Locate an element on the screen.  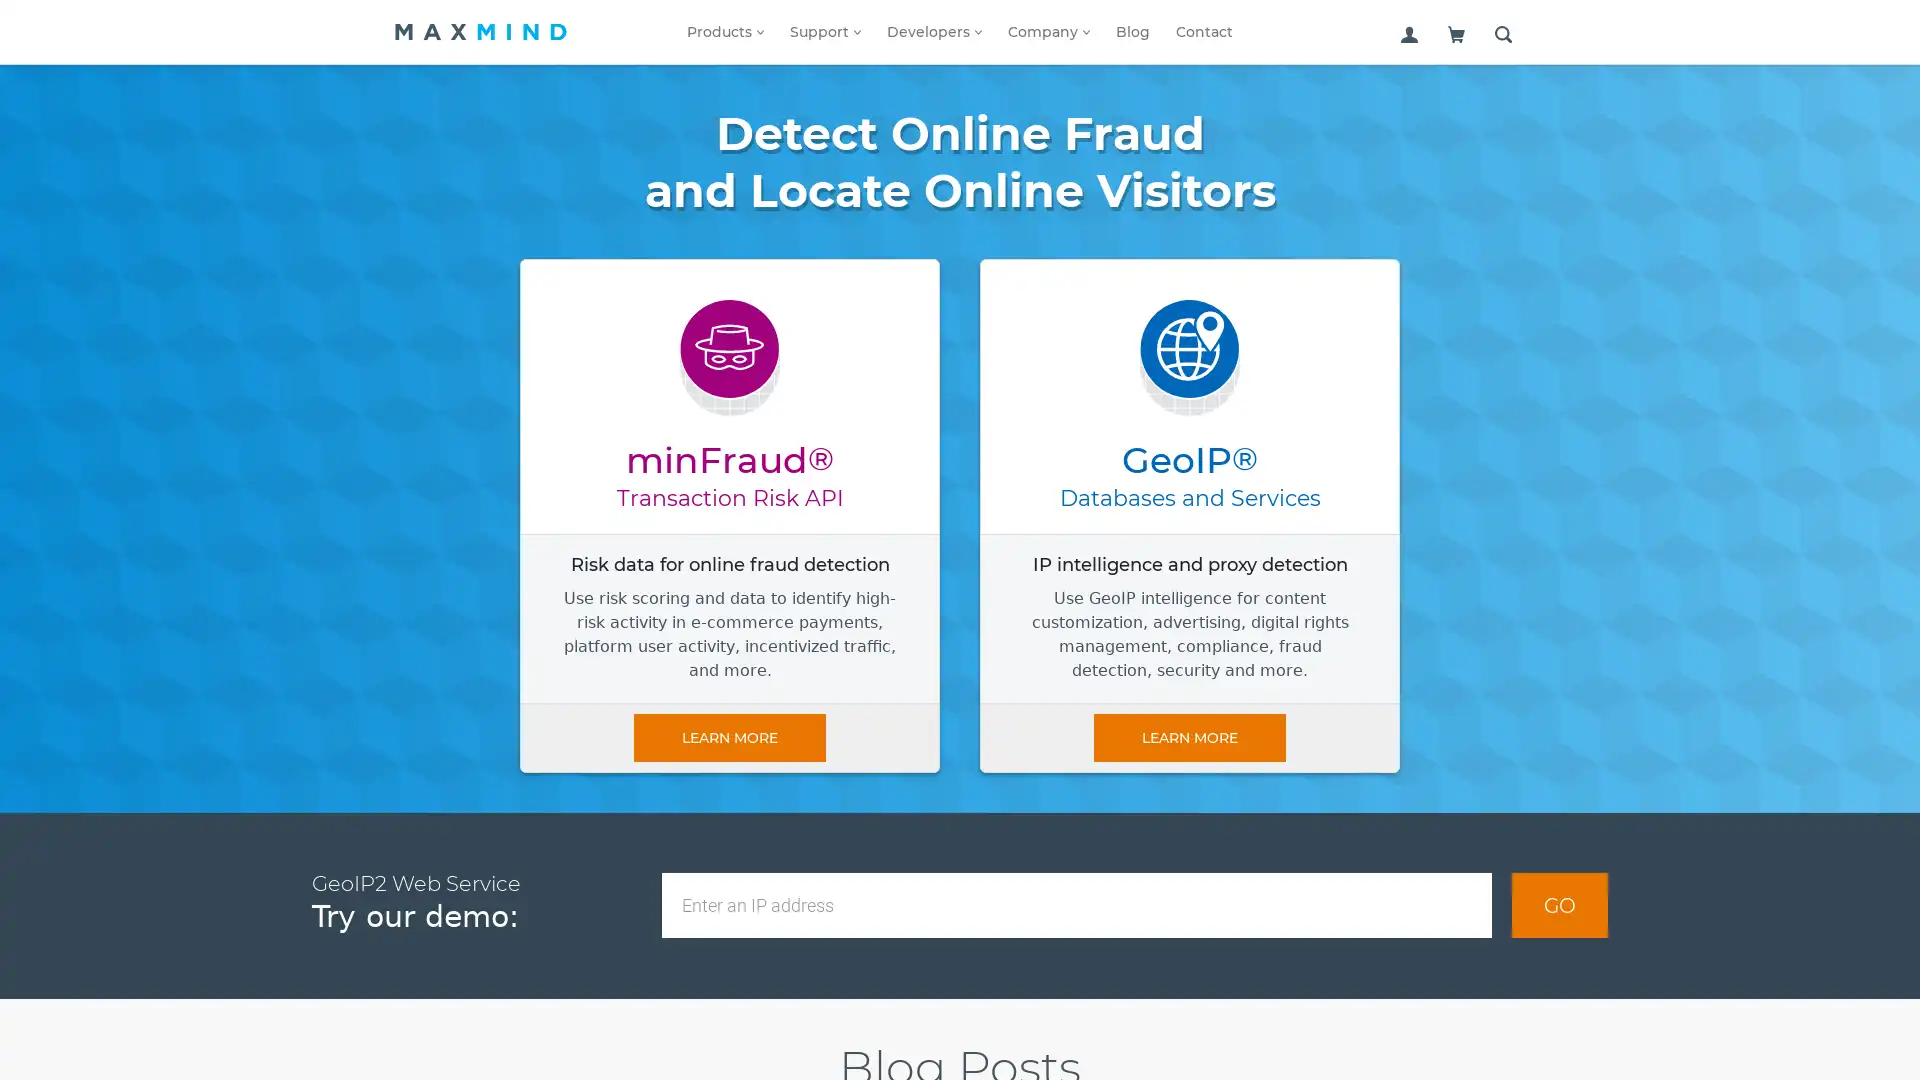
Blog is located at coordinates (1132, 31).